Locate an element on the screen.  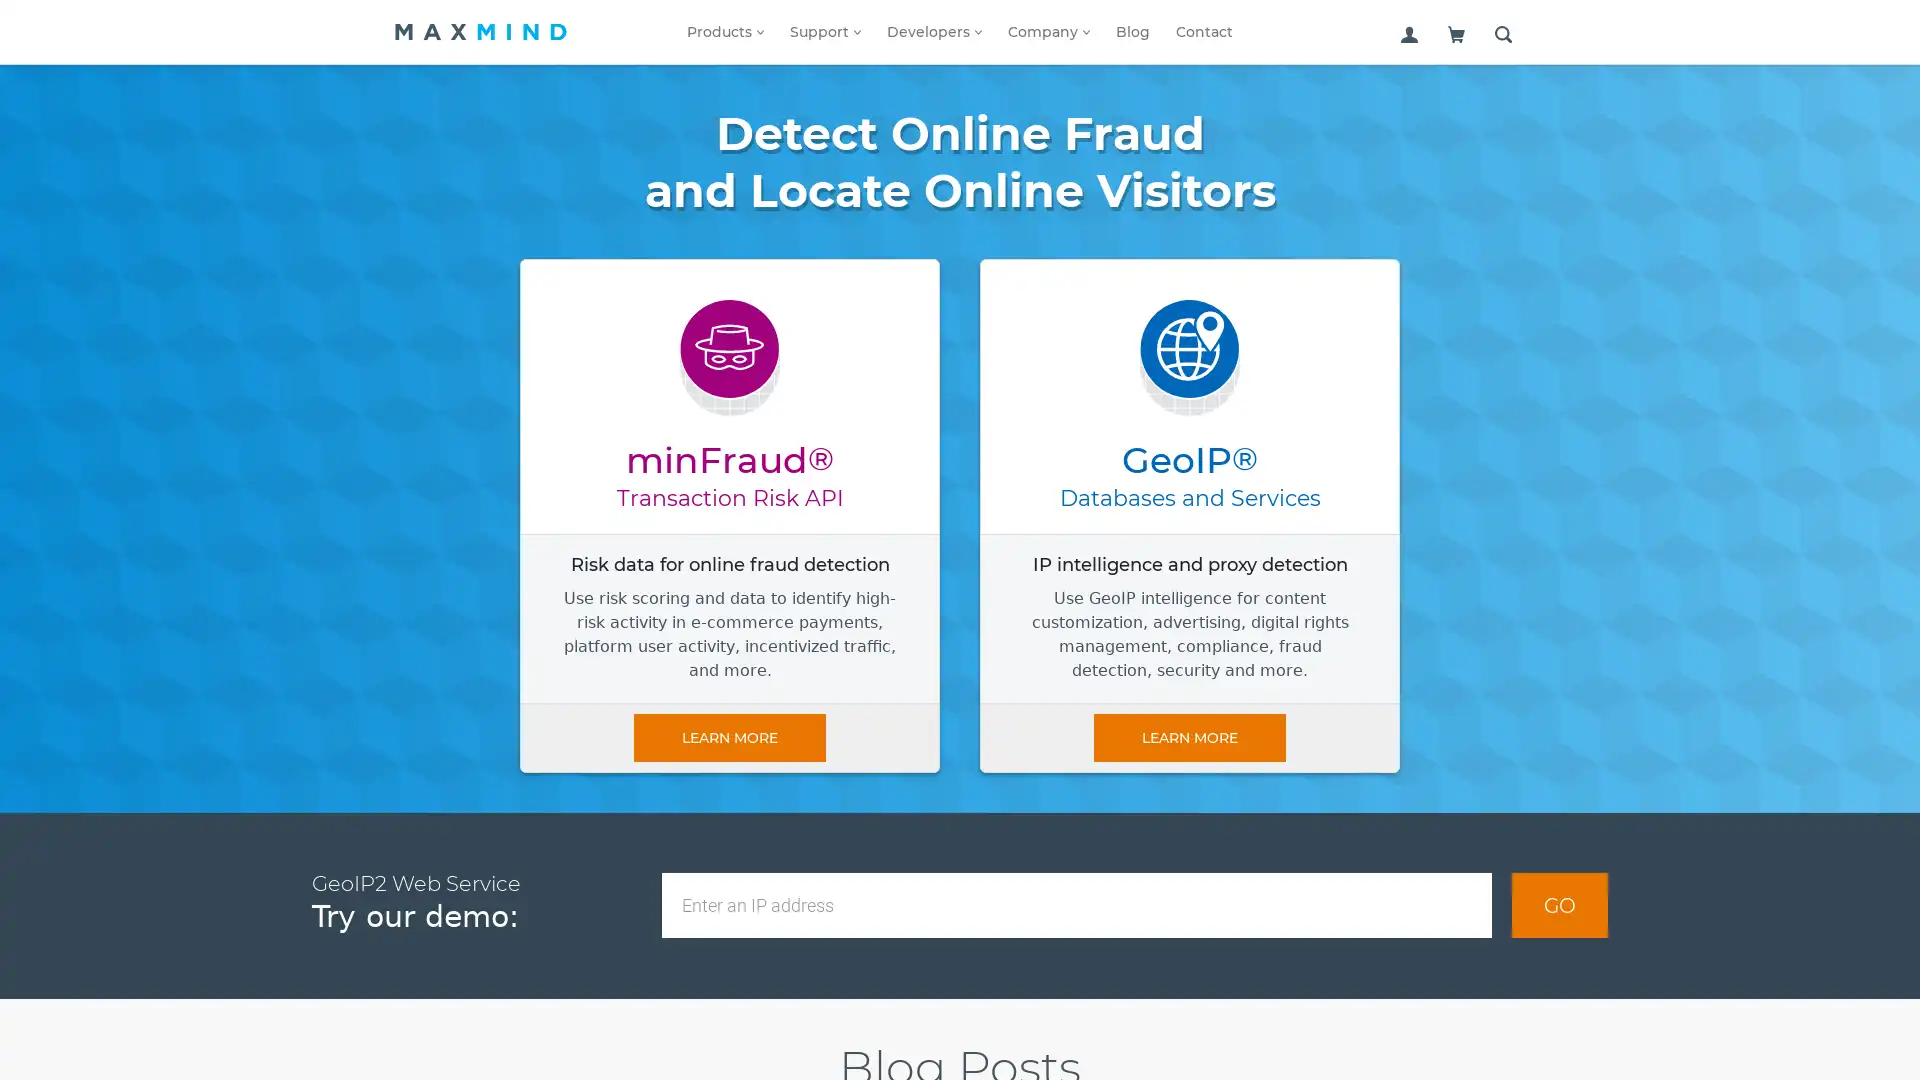
Blog is located at coordinates (1132, 31).